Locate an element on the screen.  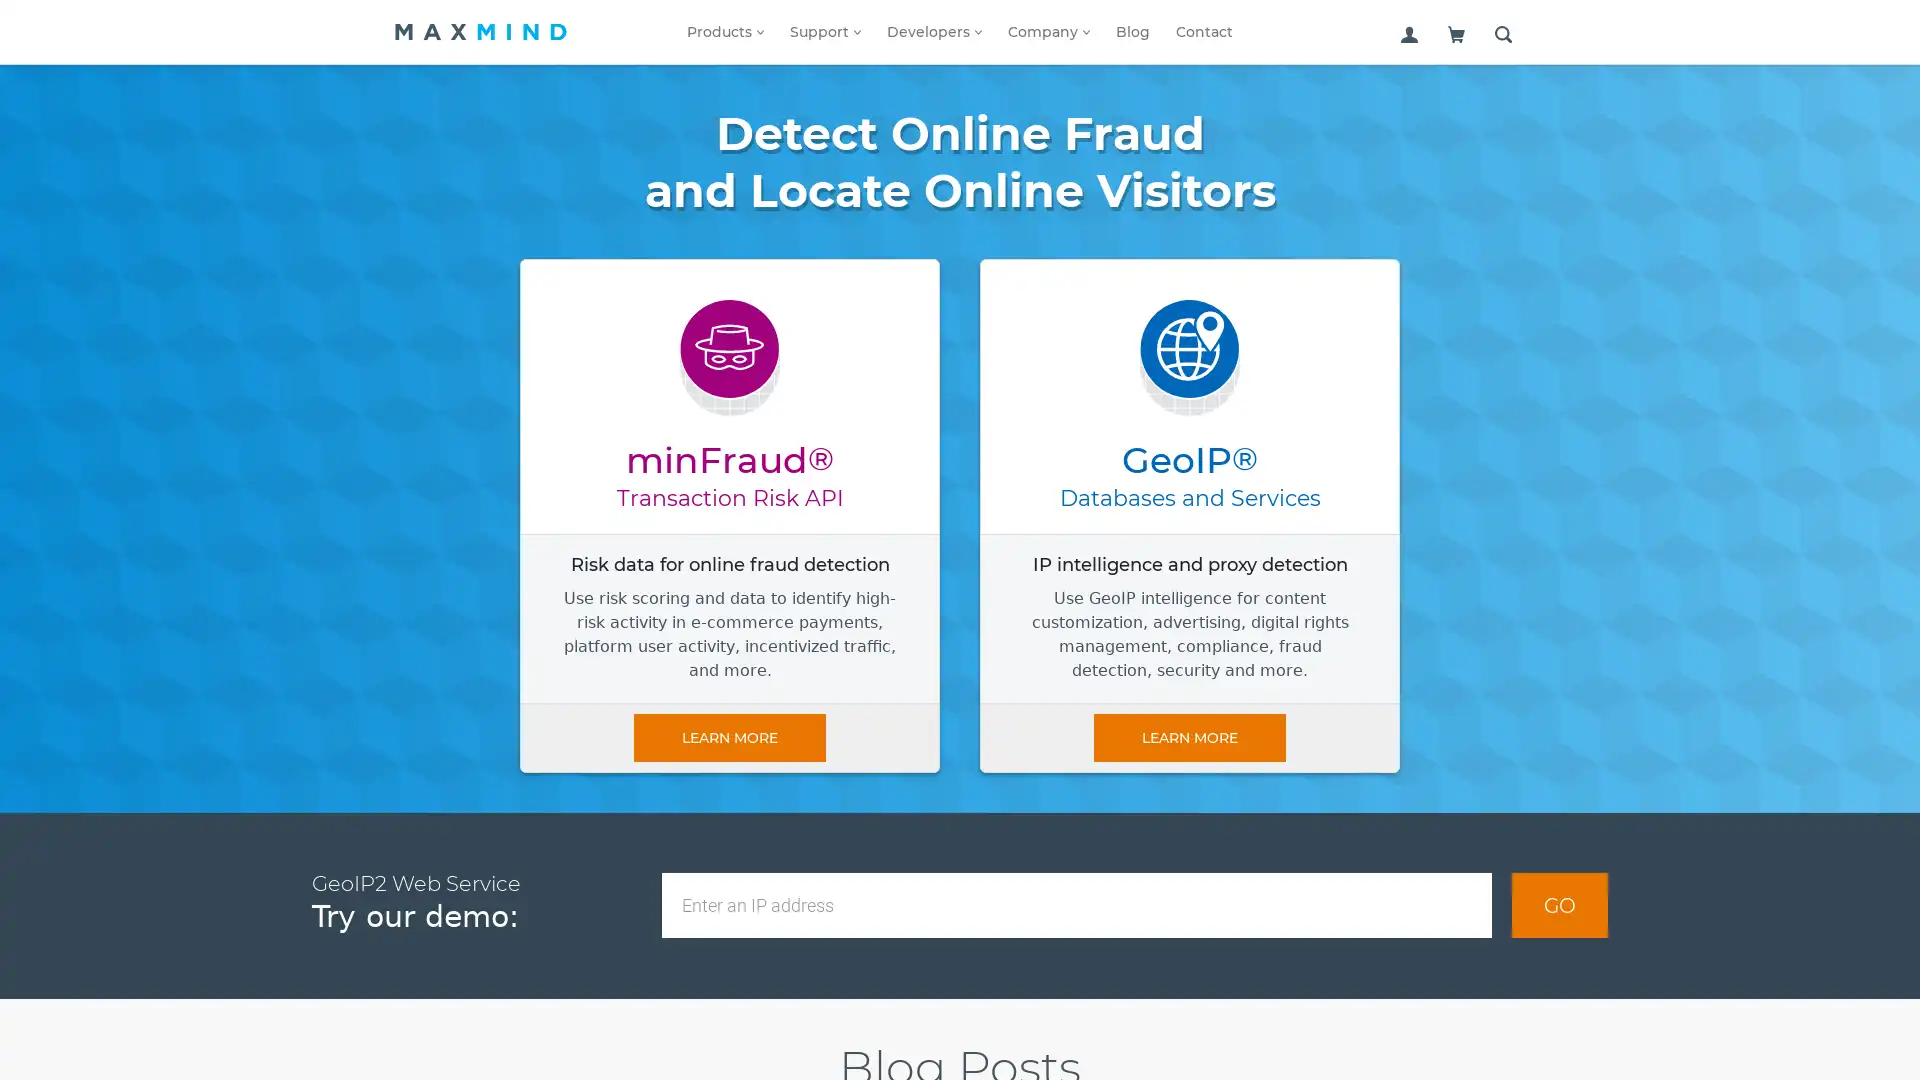
Blog is located at coordinates (1132, 31).